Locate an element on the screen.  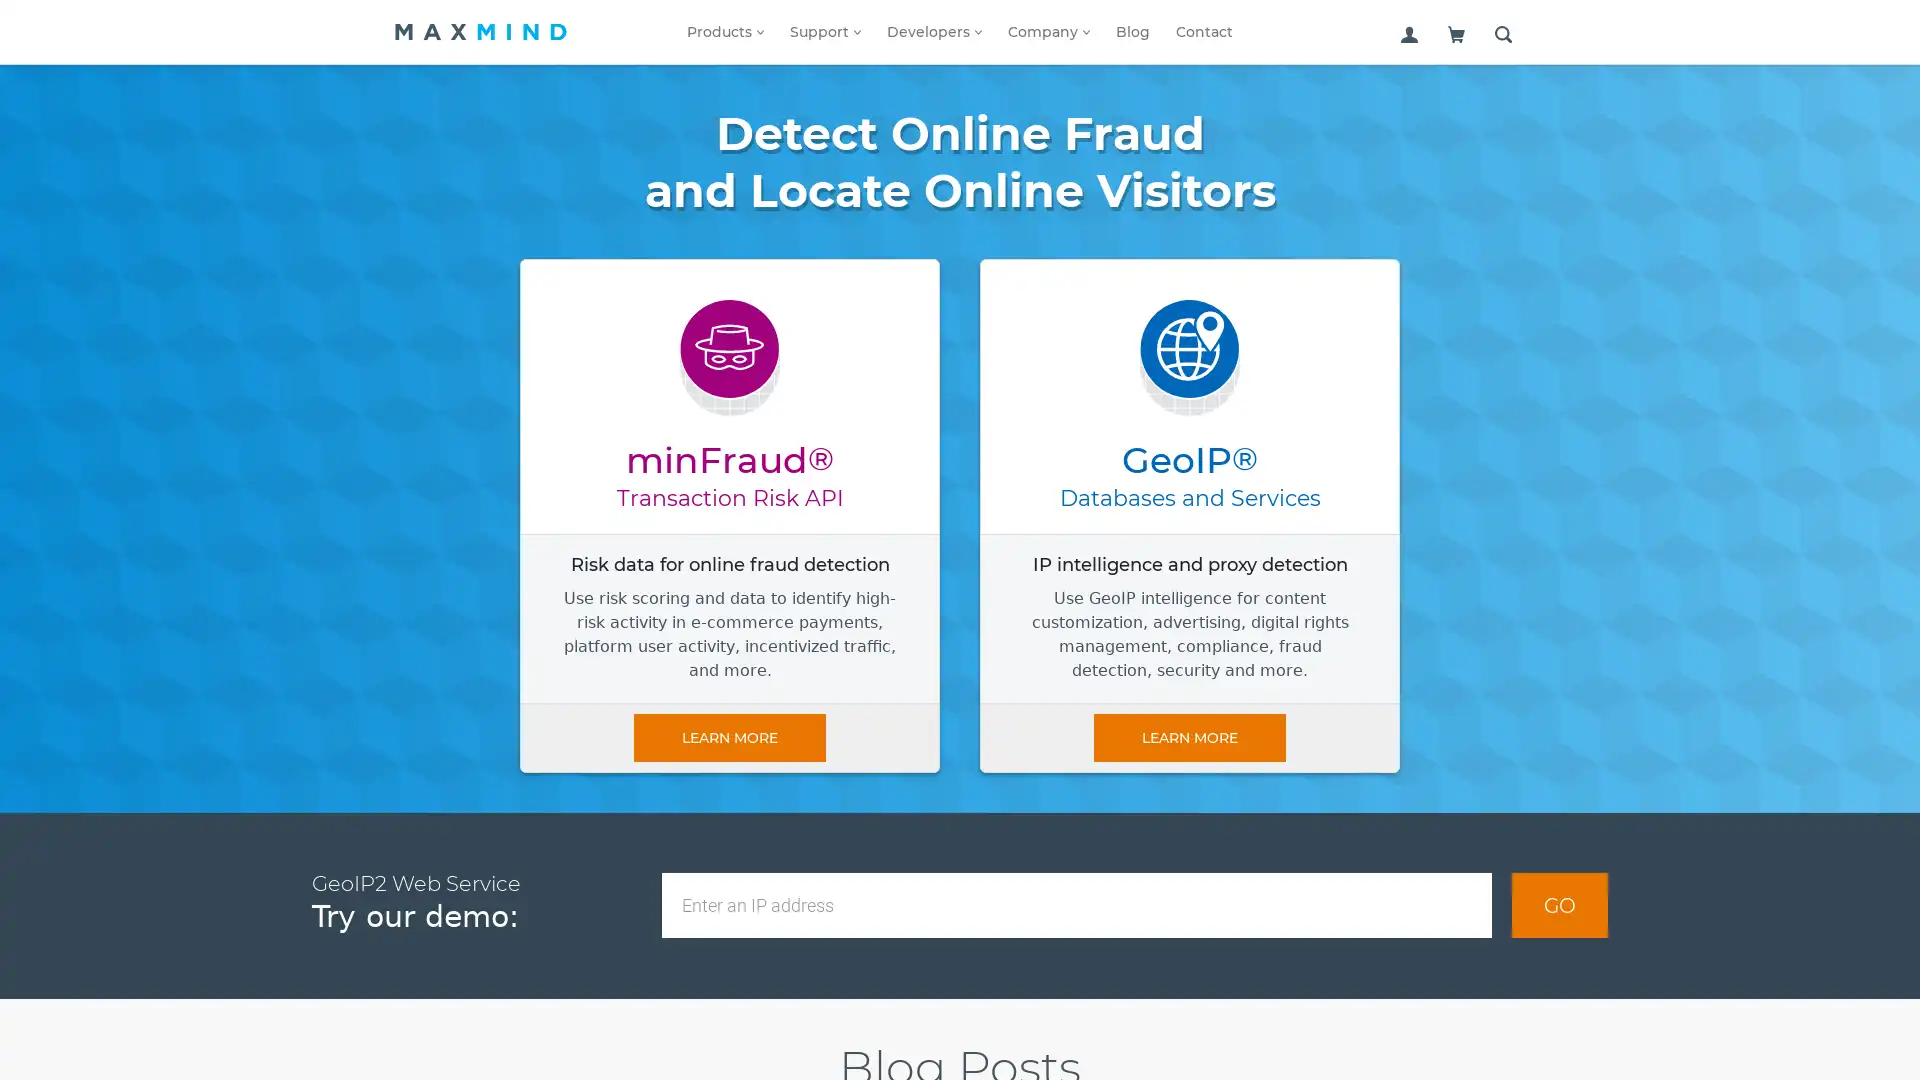
Blog is located at coordinates (1132, 31).